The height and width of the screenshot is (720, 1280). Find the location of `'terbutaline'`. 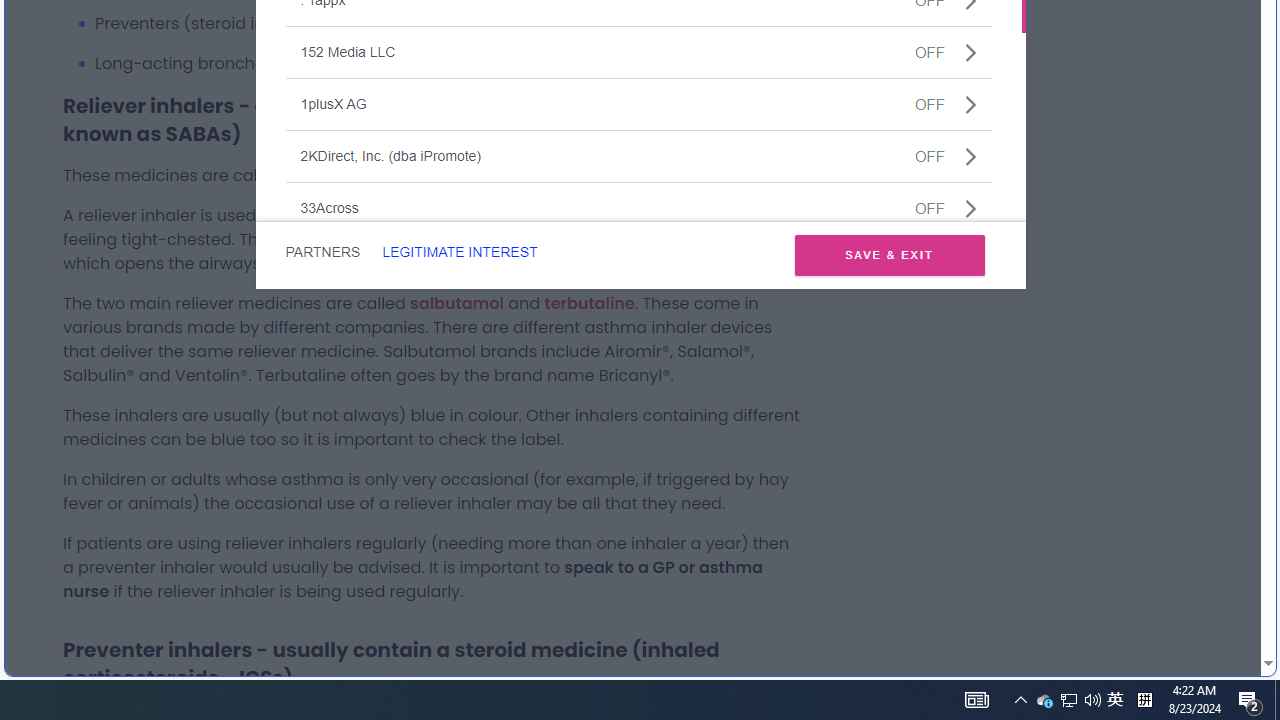

'terbutaline' is located at coordinates (588, 303).